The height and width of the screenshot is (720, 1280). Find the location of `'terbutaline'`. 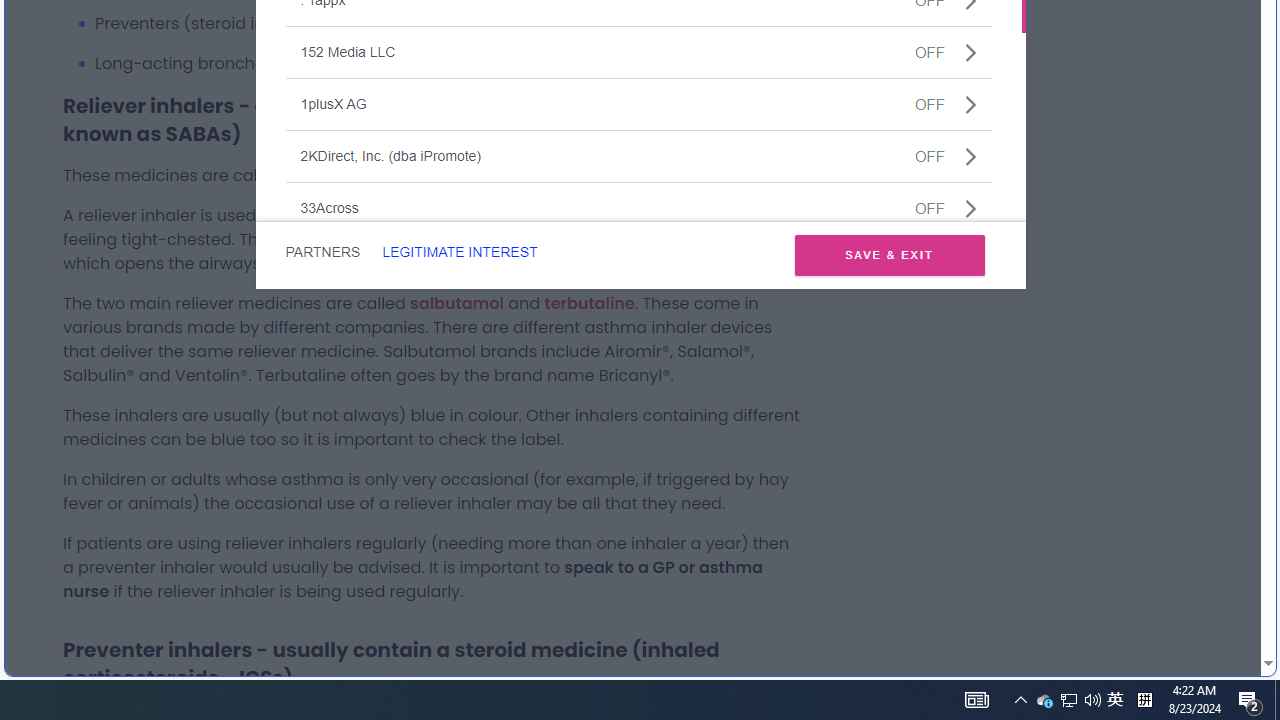

'terbutaline' is located at coordinates (588, 303).